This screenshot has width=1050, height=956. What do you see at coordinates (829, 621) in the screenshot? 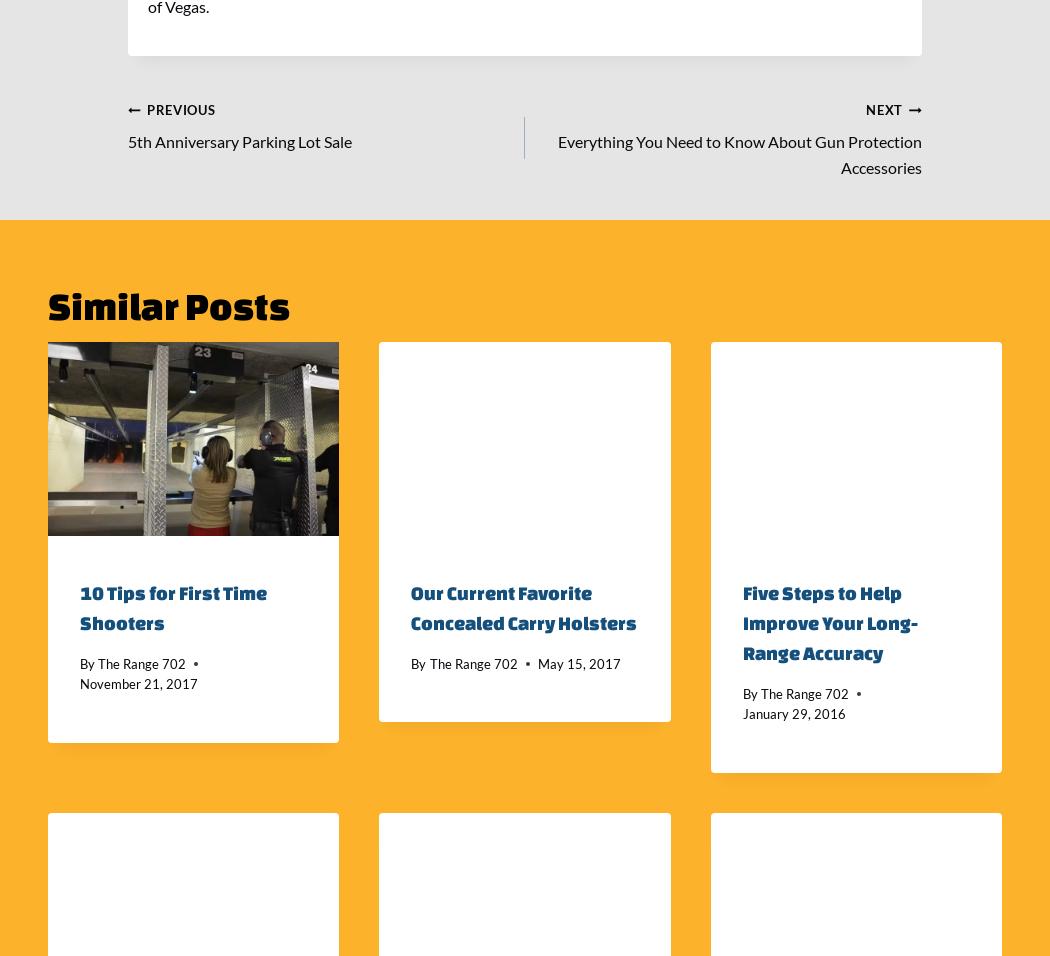
I see `'Five Steps to Help Improve Your Long-Range Accuracy'` at bounding box center [829, 621].